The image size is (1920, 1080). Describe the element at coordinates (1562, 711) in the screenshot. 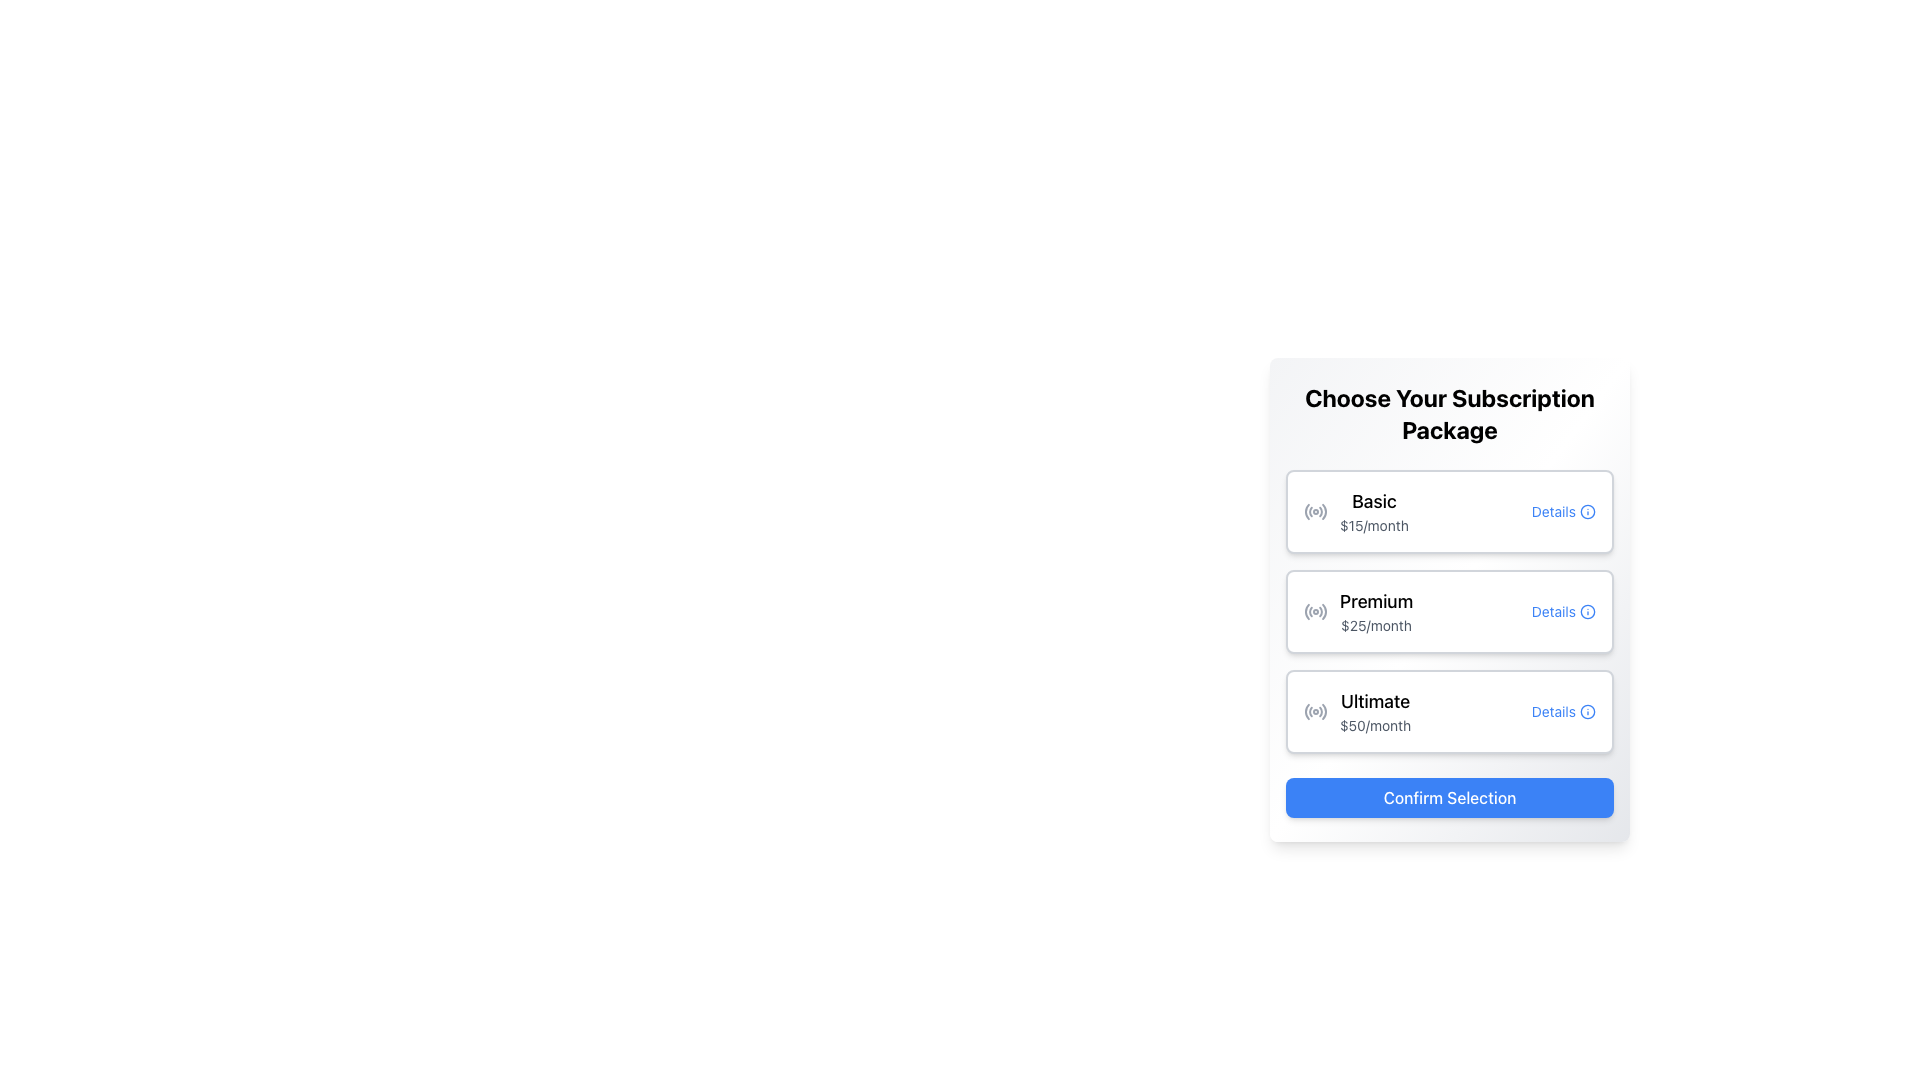

I see `the 'Details' link located to the right of the 'Ultimate' subscription option priced at '$50/month'` at that location.